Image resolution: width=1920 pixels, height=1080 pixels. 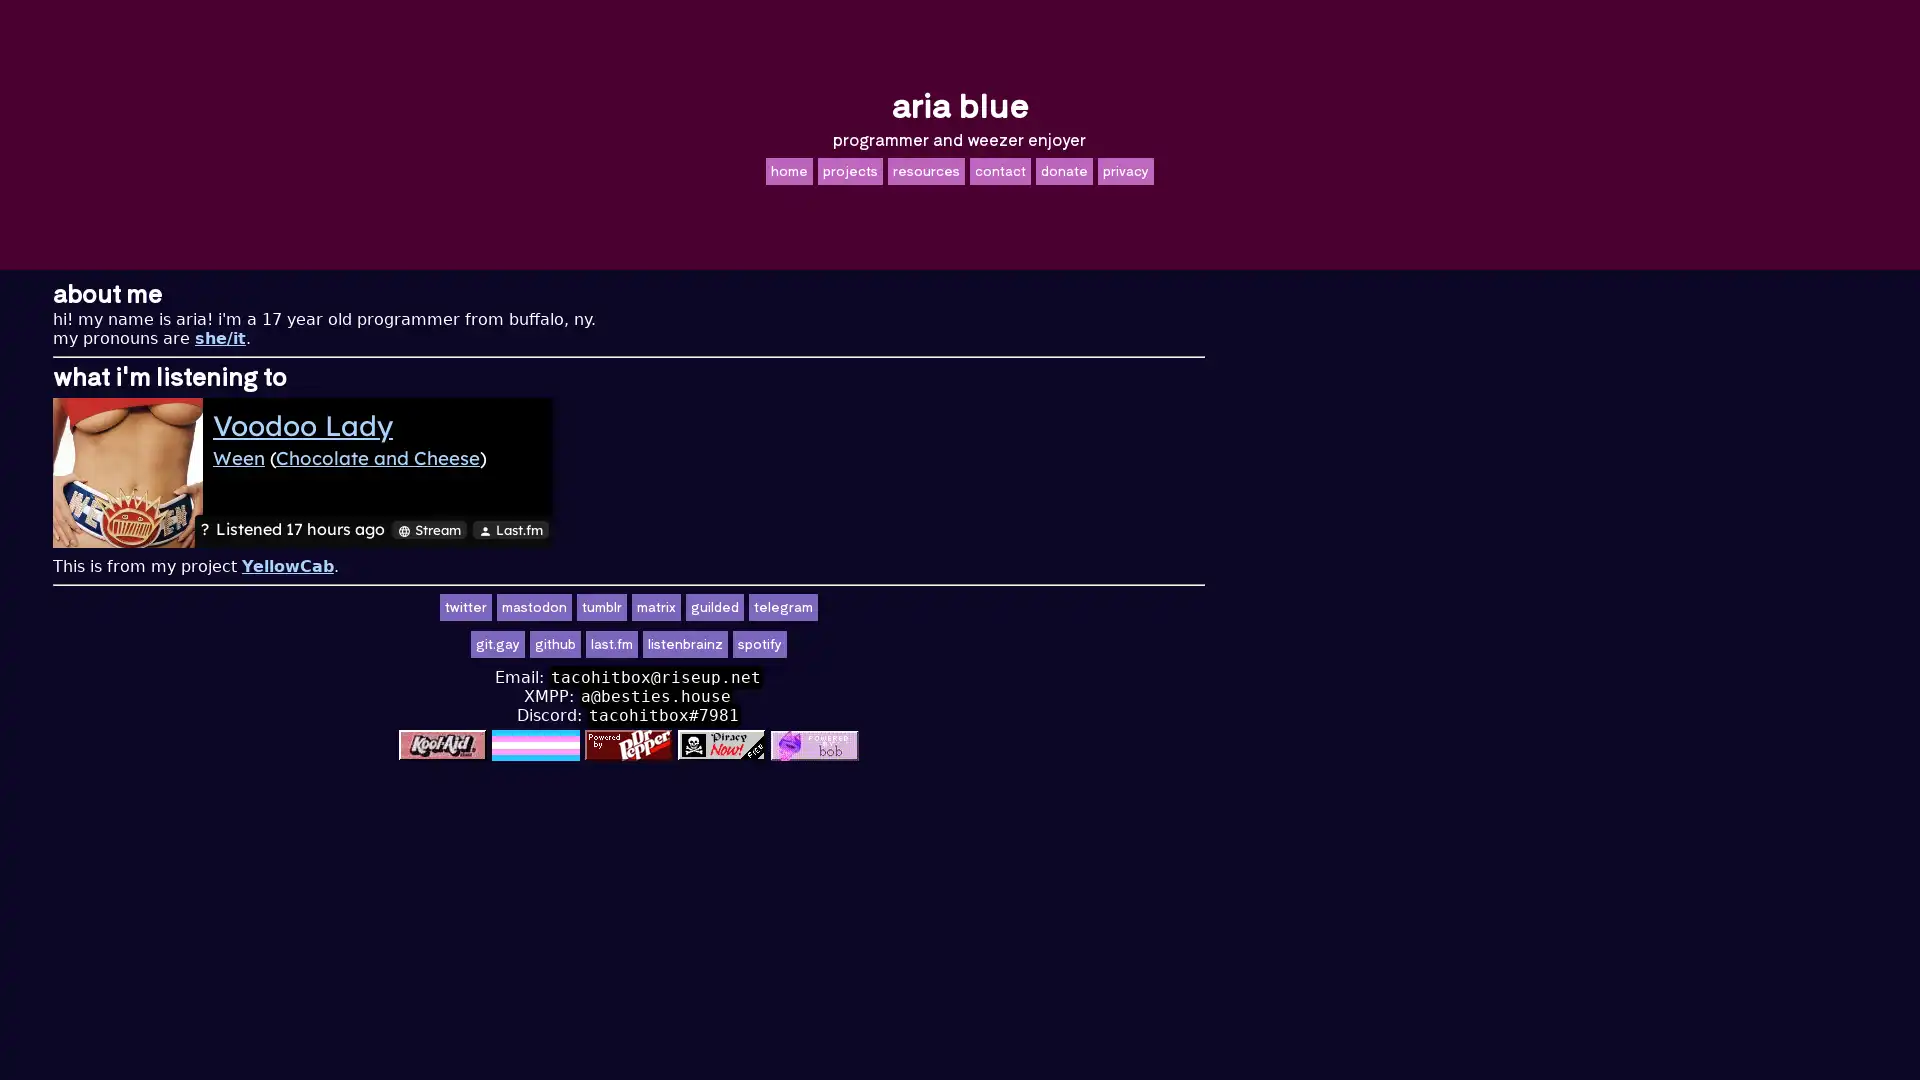 What do you see at coordinates (1124, 169) in the screenshot?
I see `privacy` at bounding box center [1124, 169].